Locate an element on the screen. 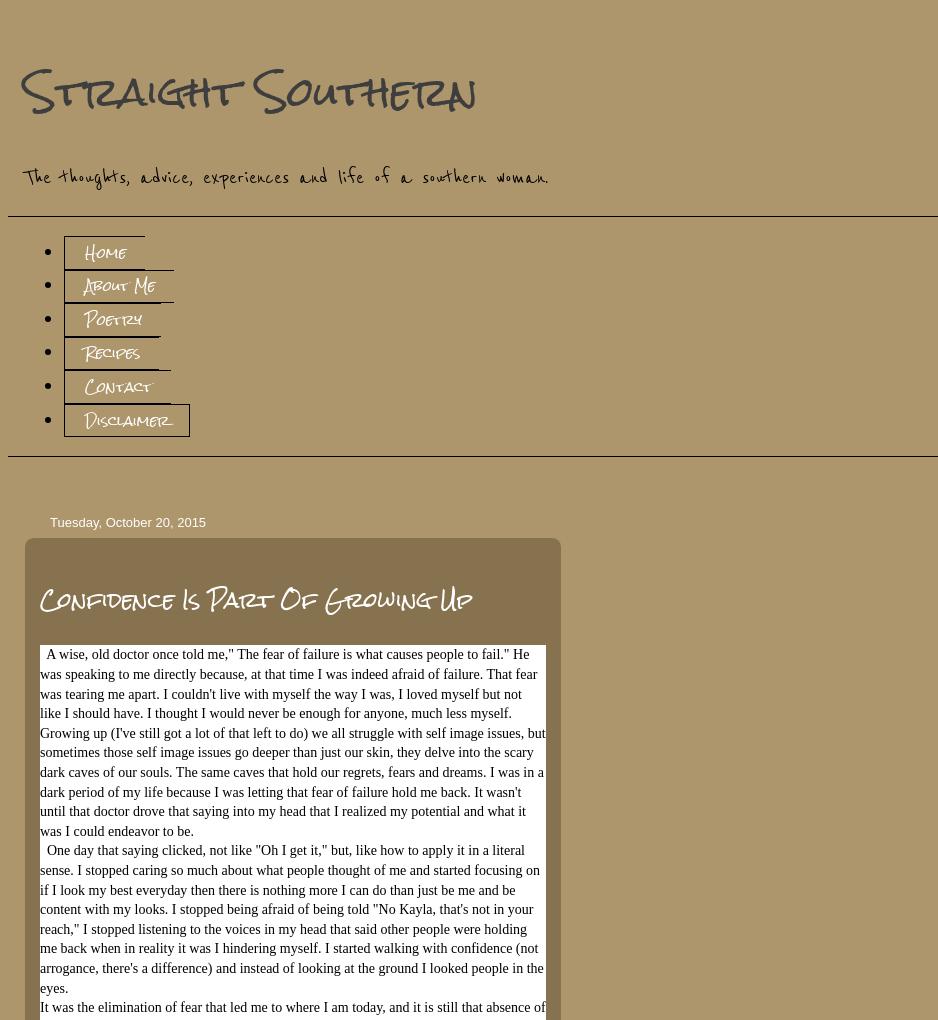  'Recipes' is located at coordinates (110, 351).